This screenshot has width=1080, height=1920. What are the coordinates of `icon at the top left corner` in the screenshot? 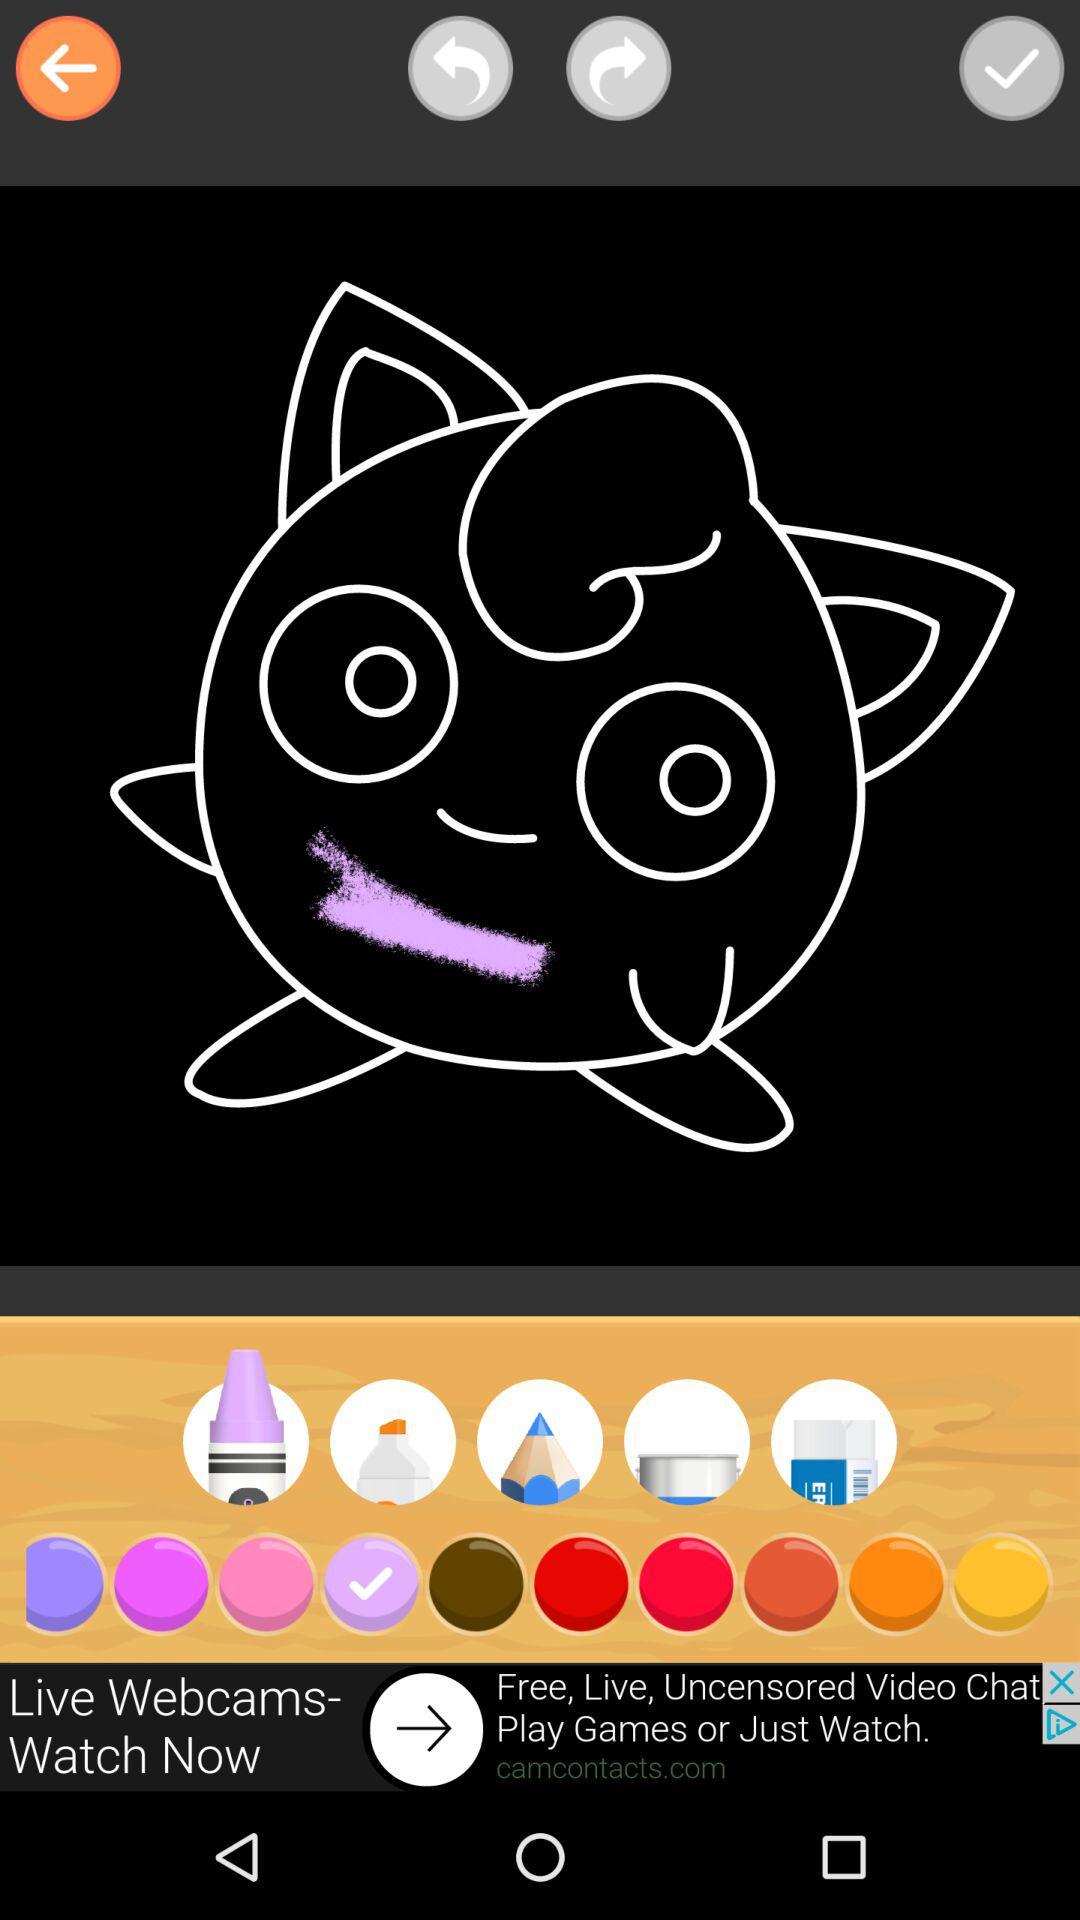 It's located at (67, 68).